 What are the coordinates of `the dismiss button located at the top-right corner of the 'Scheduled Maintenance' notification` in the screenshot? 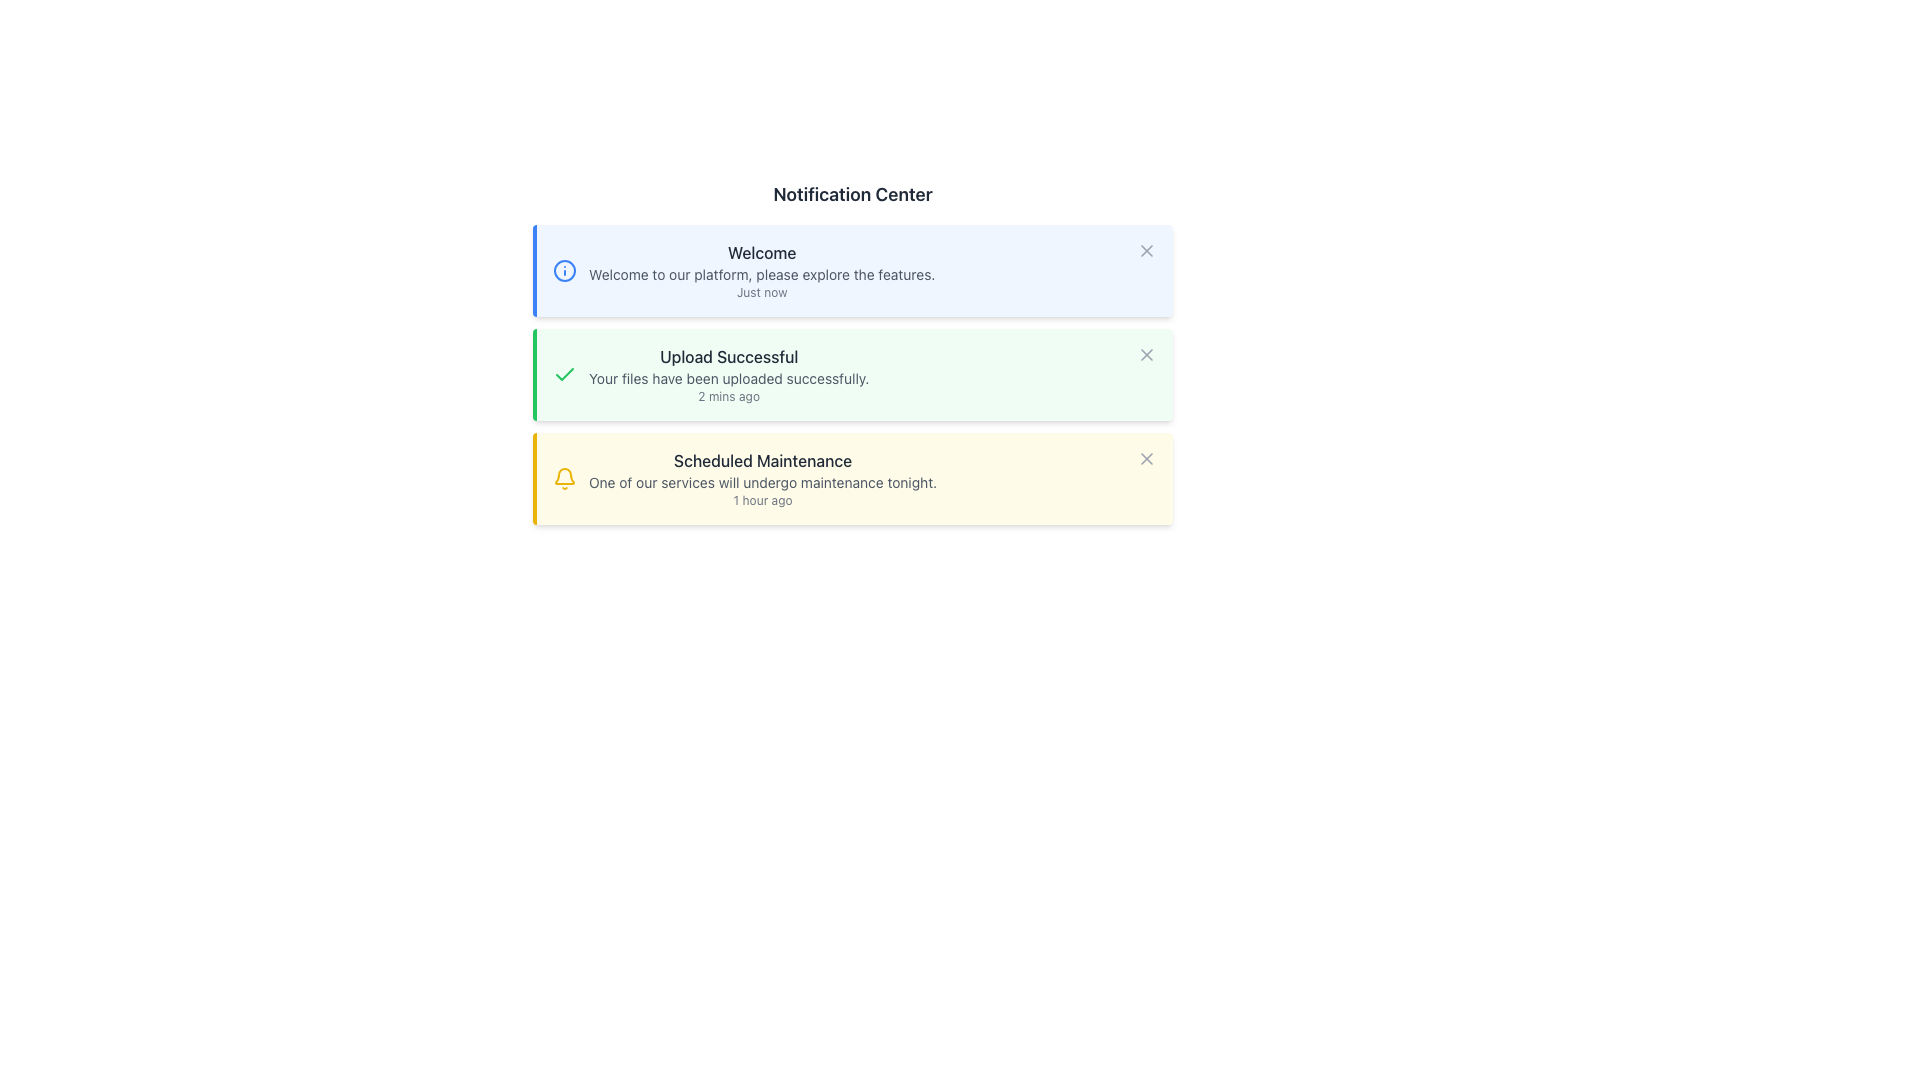 It's located at (1147, 459).